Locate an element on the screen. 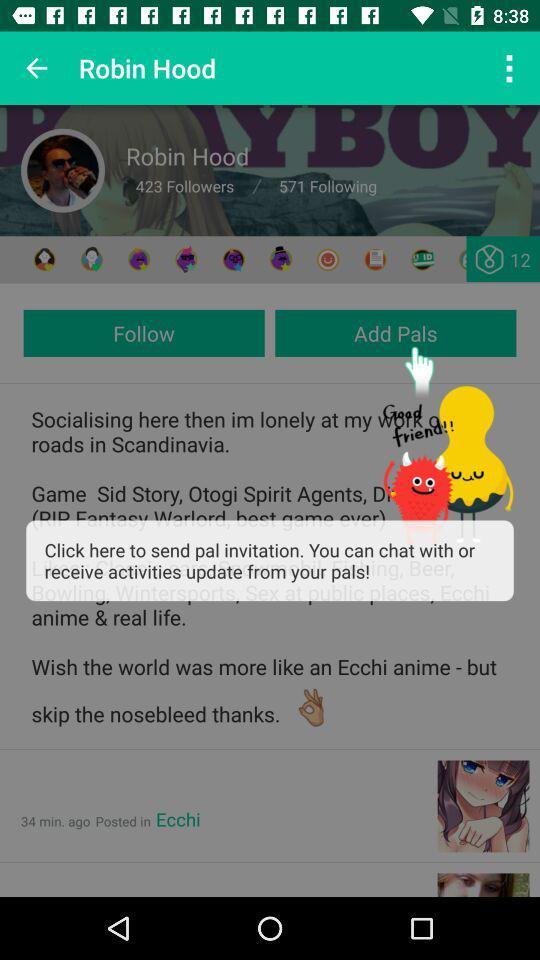  anime is located at coordinates (279, 258).